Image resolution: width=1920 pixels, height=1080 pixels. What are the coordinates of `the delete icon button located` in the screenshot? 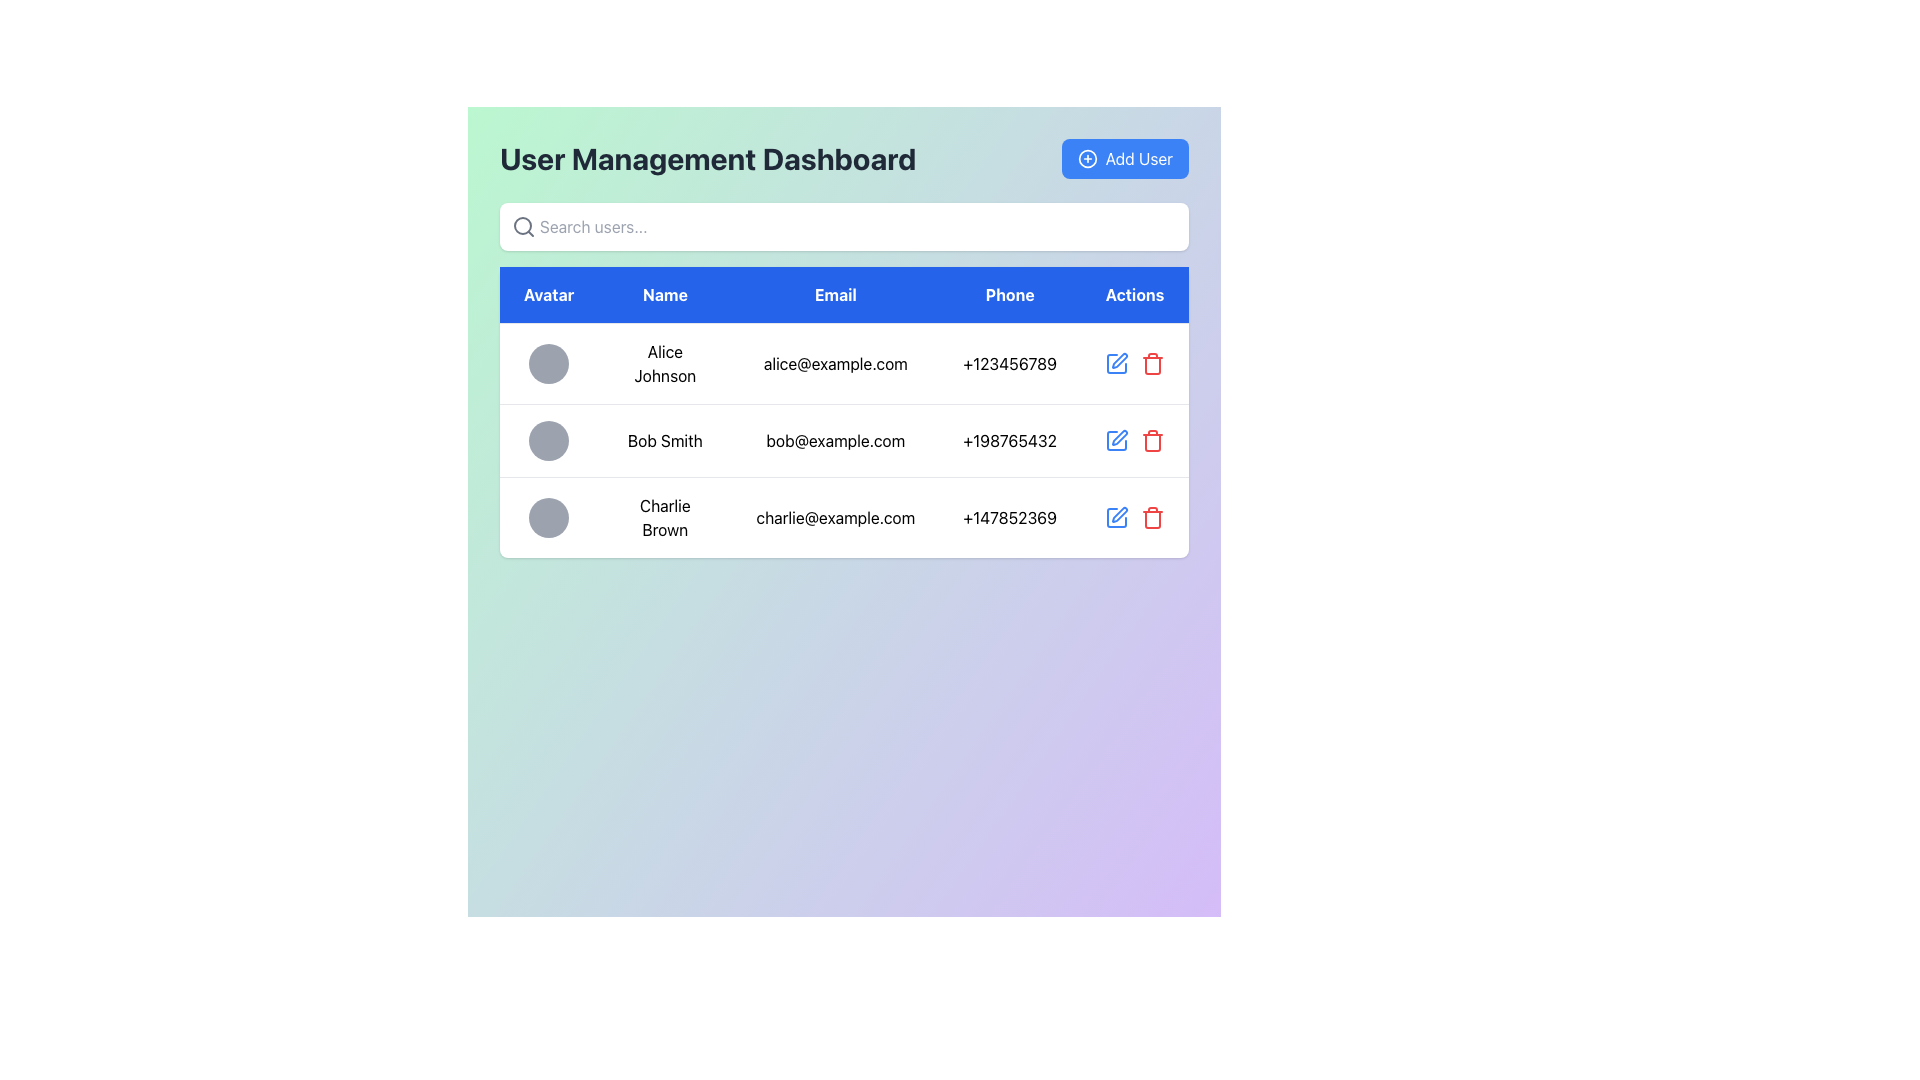 It's located at (1152, 439).